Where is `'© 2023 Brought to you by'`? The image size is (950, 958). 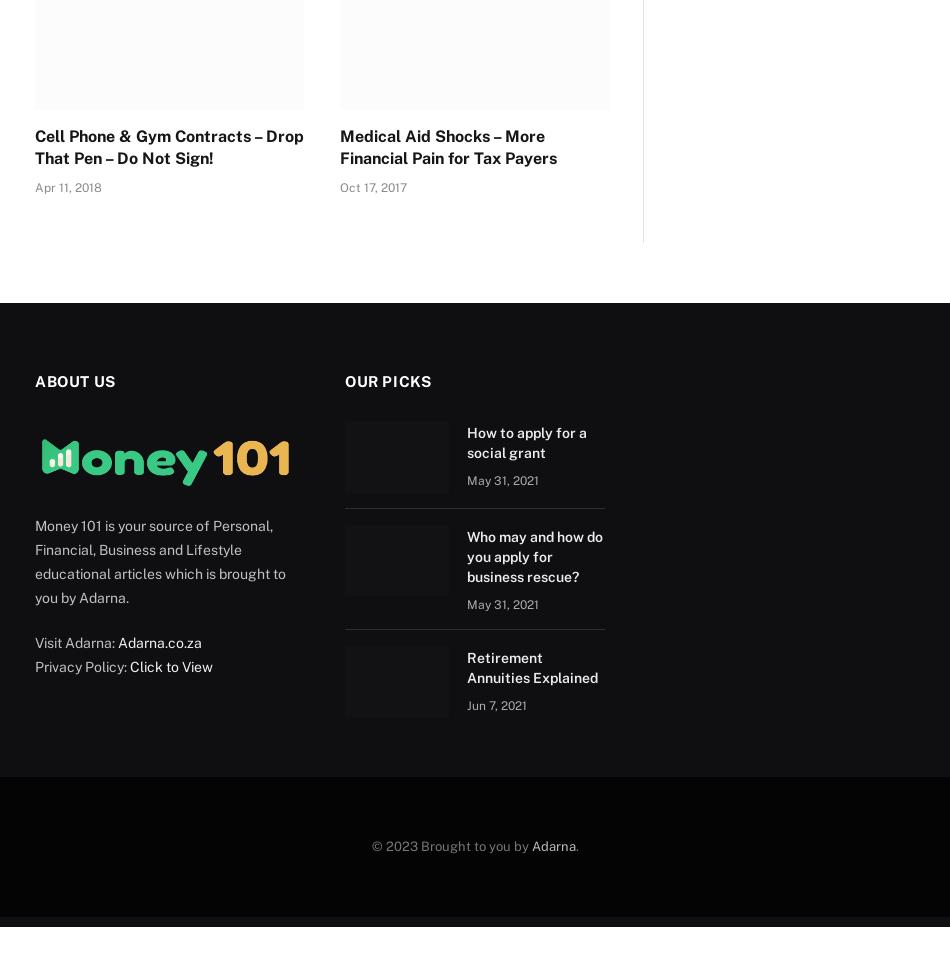
'© 2023 Brought to you by' is located at coordinates (369, 845).